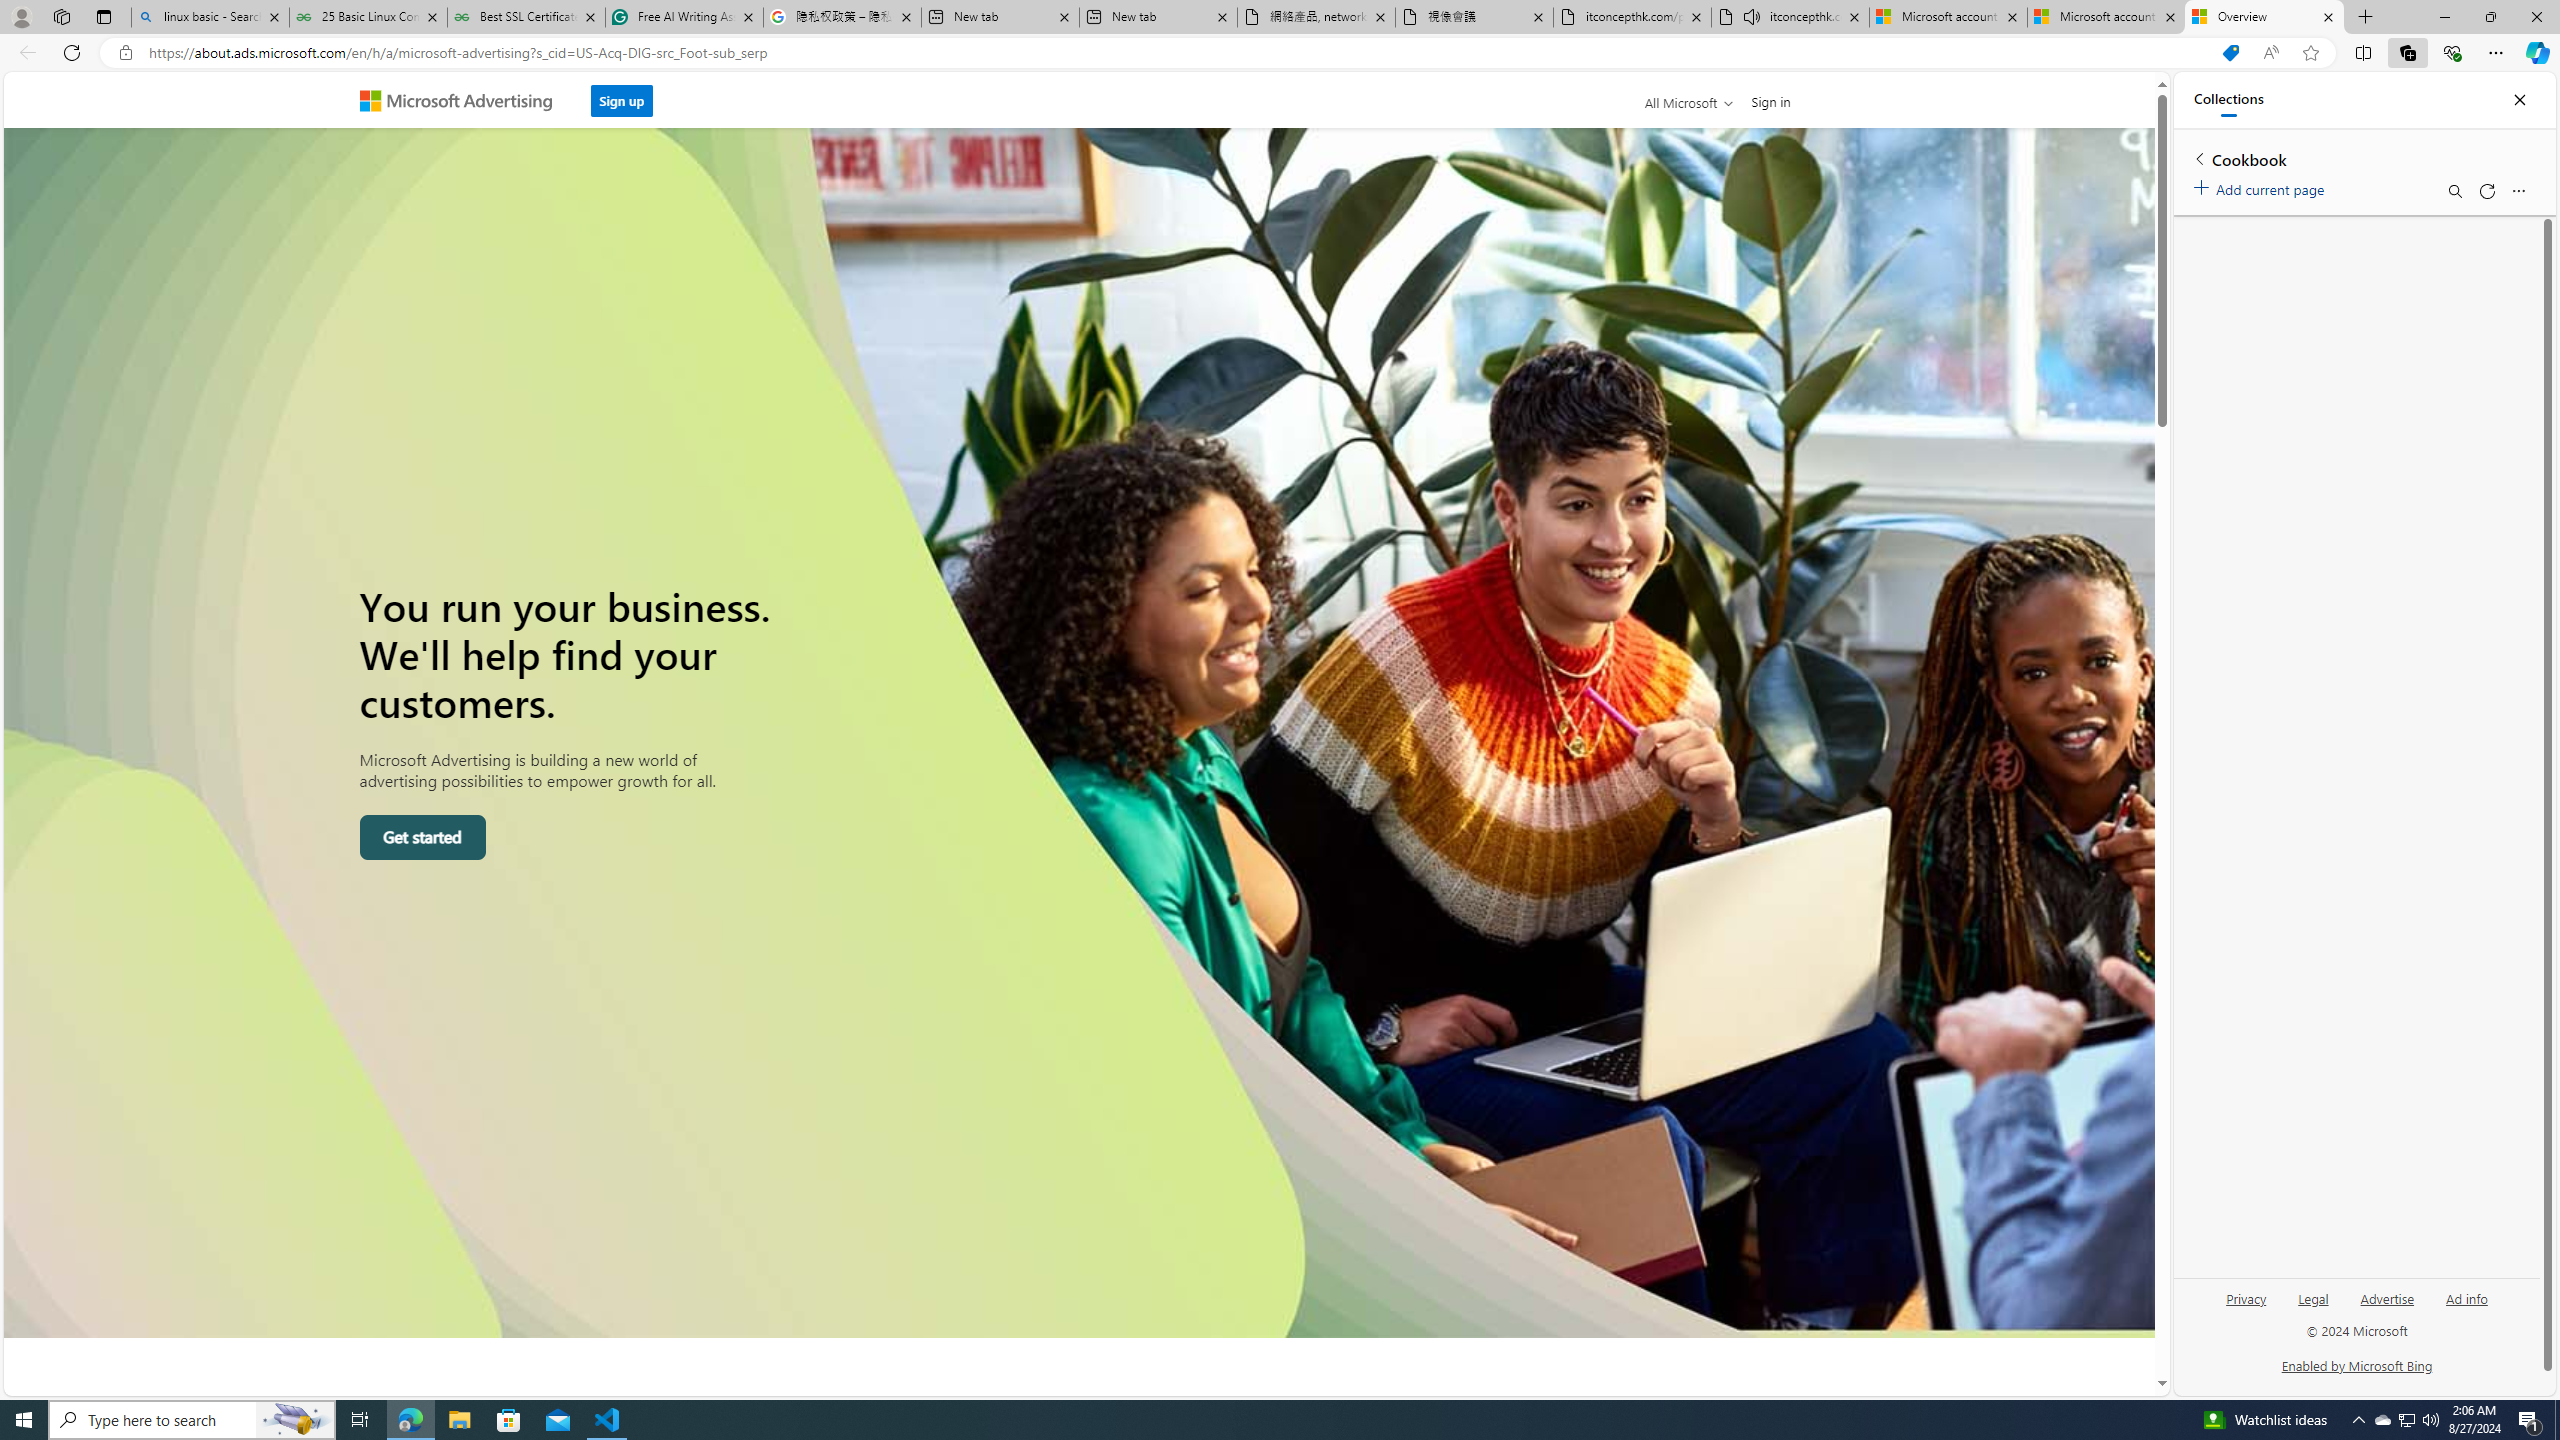 This screenshot has width=2560, height=1440. I want to click on 'linux basic - Search', so click(208, 16).